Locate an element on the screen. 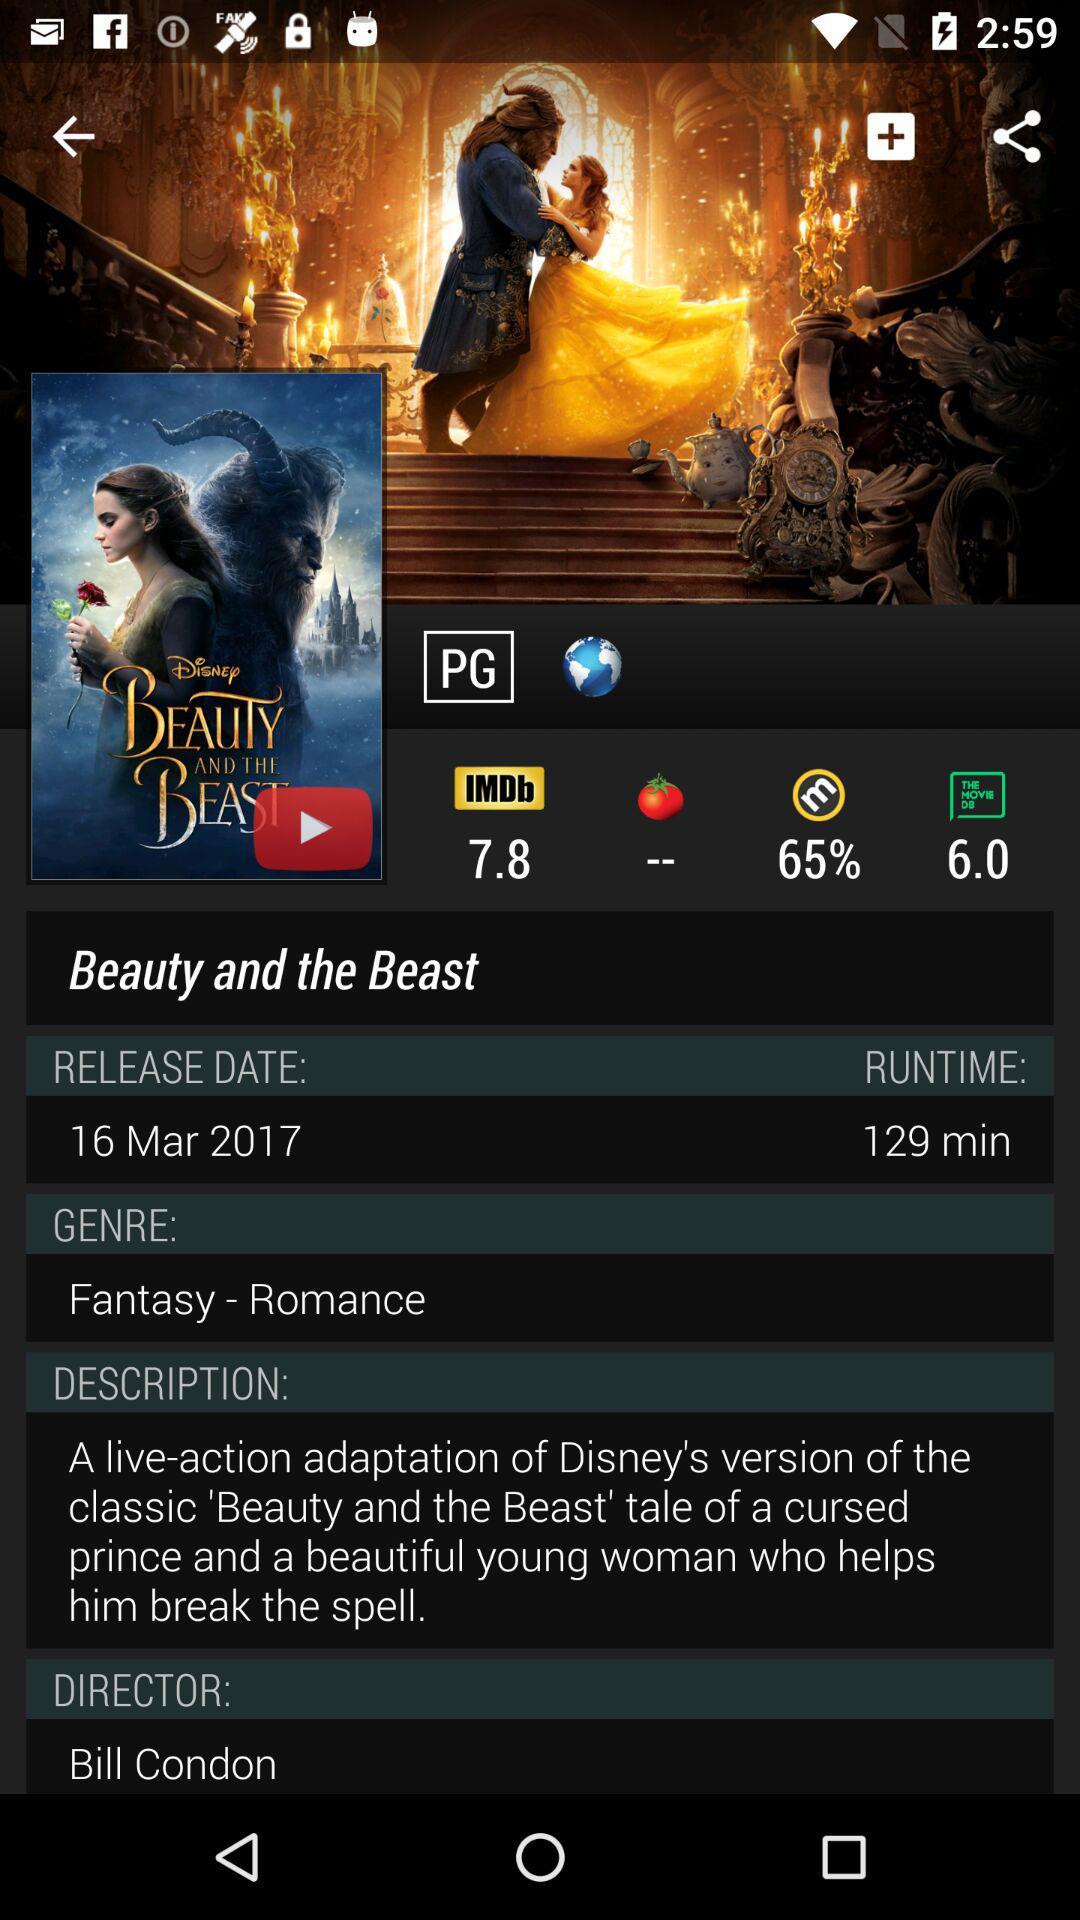 This screenshot has height=1920, width=1080. the share button at top right is located at coordinates (1017, 136).